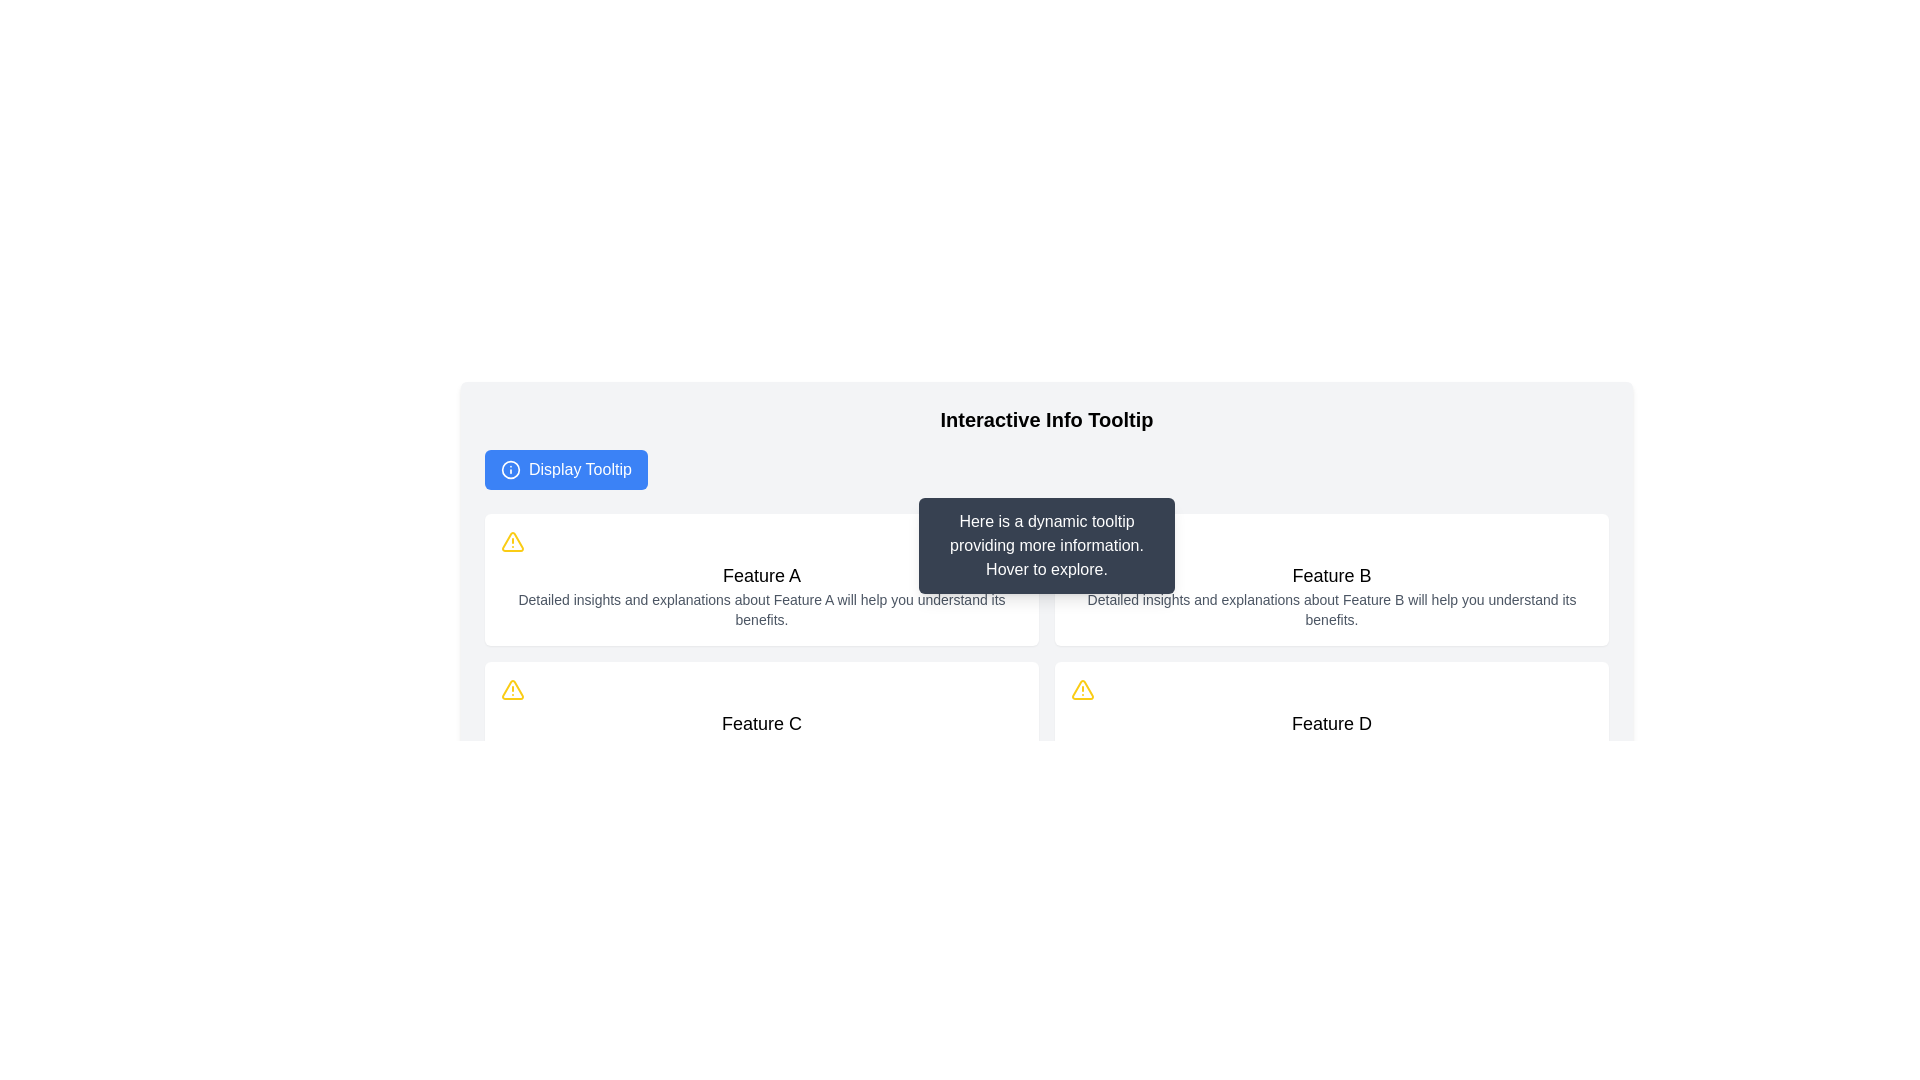 The height and width of the screenshot is (1080, 1920). I want to click on the informational icon located within the blue 'Display Tooltip' button, positioned to the left of the text label, so click(510, 470).